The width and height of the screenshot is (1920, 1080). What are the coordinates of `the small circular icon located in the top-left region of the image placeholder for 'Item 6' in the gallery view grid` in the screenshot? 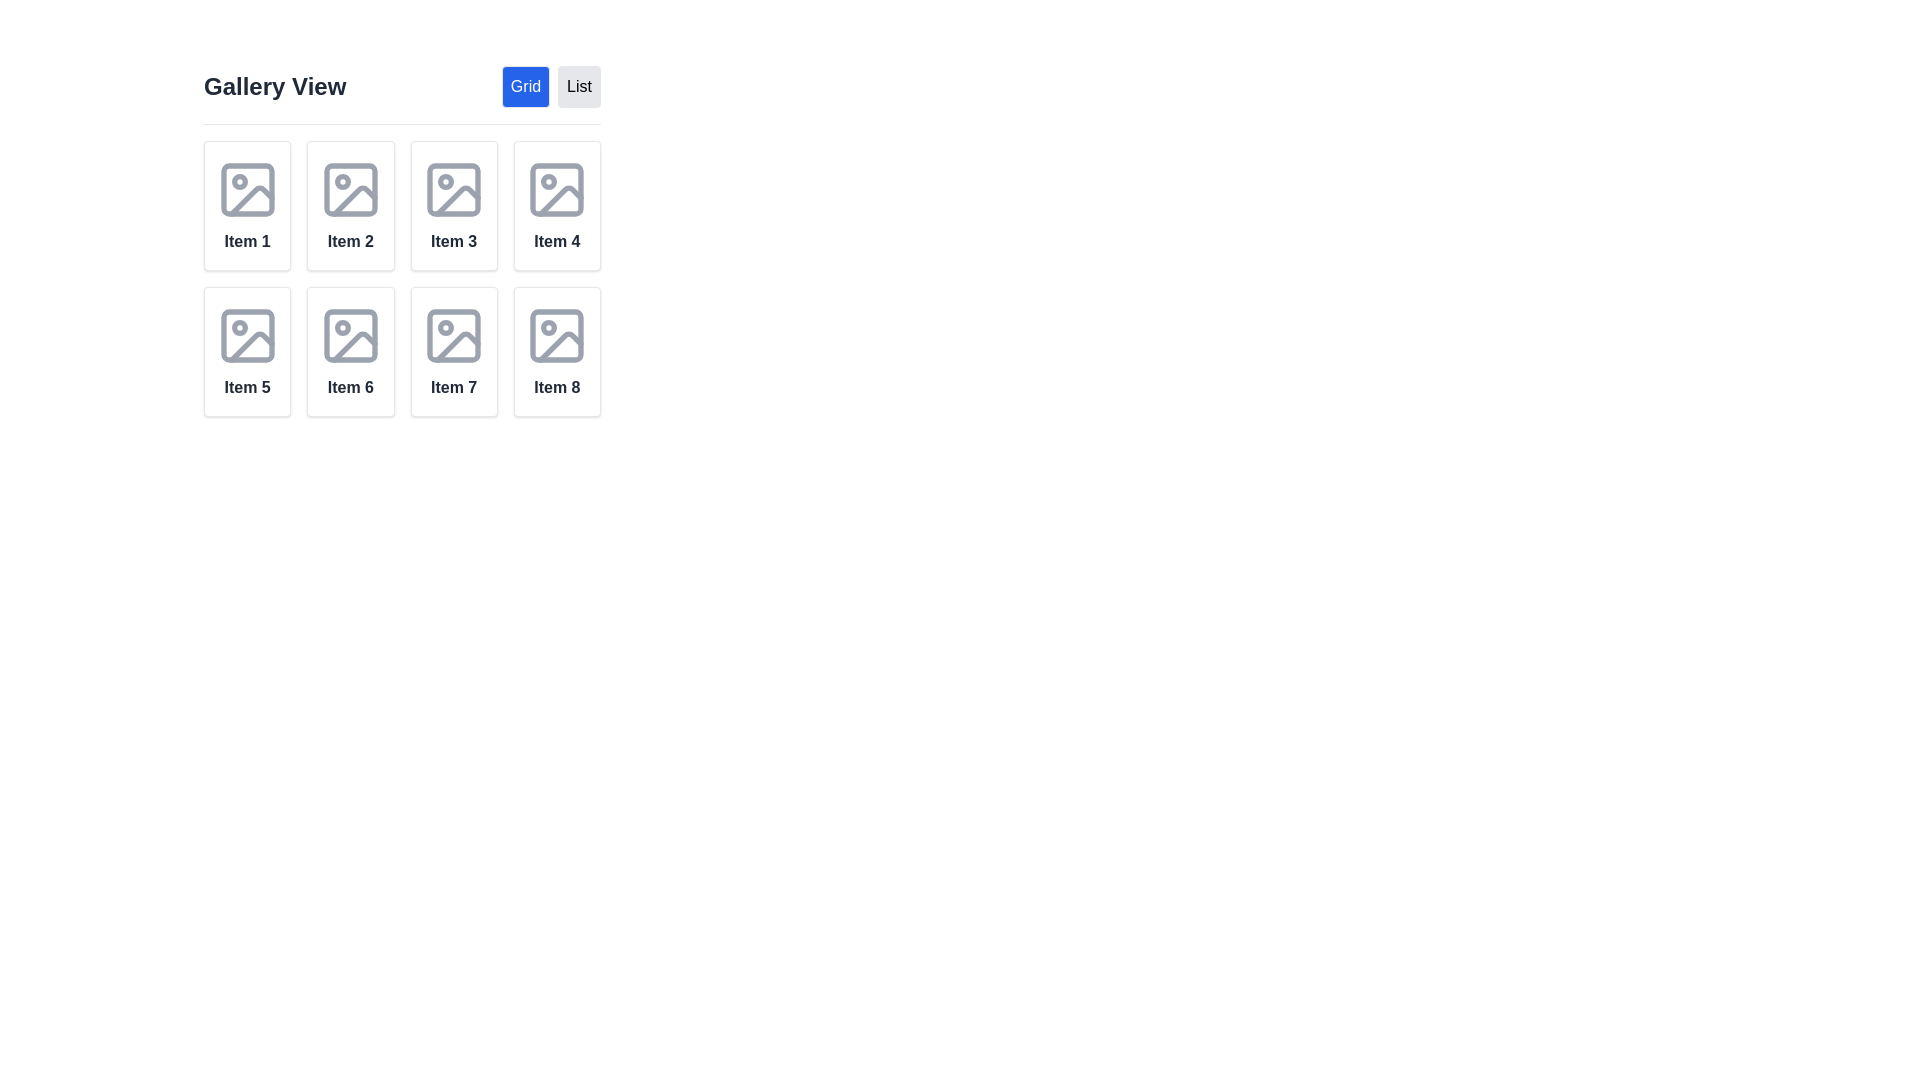 It's located at (342, 326).